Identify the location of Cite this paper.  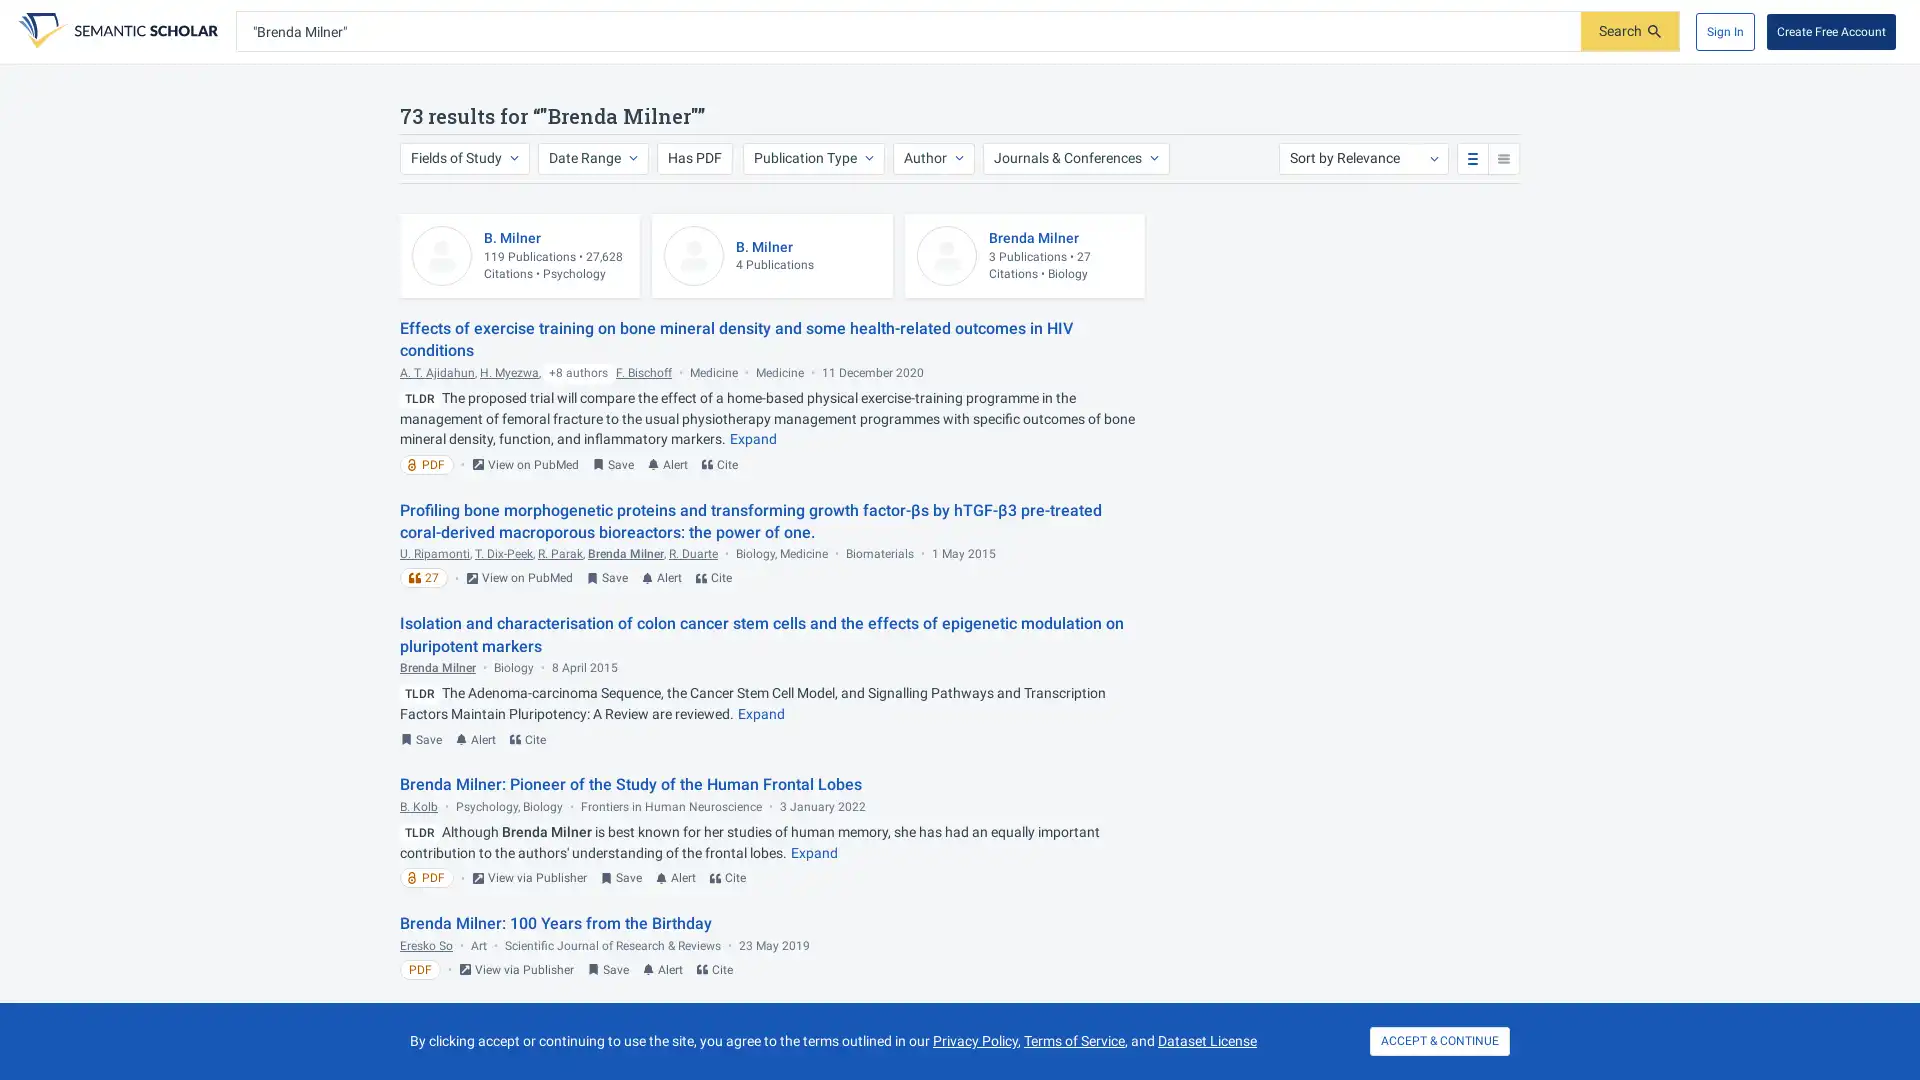
(715, 968).